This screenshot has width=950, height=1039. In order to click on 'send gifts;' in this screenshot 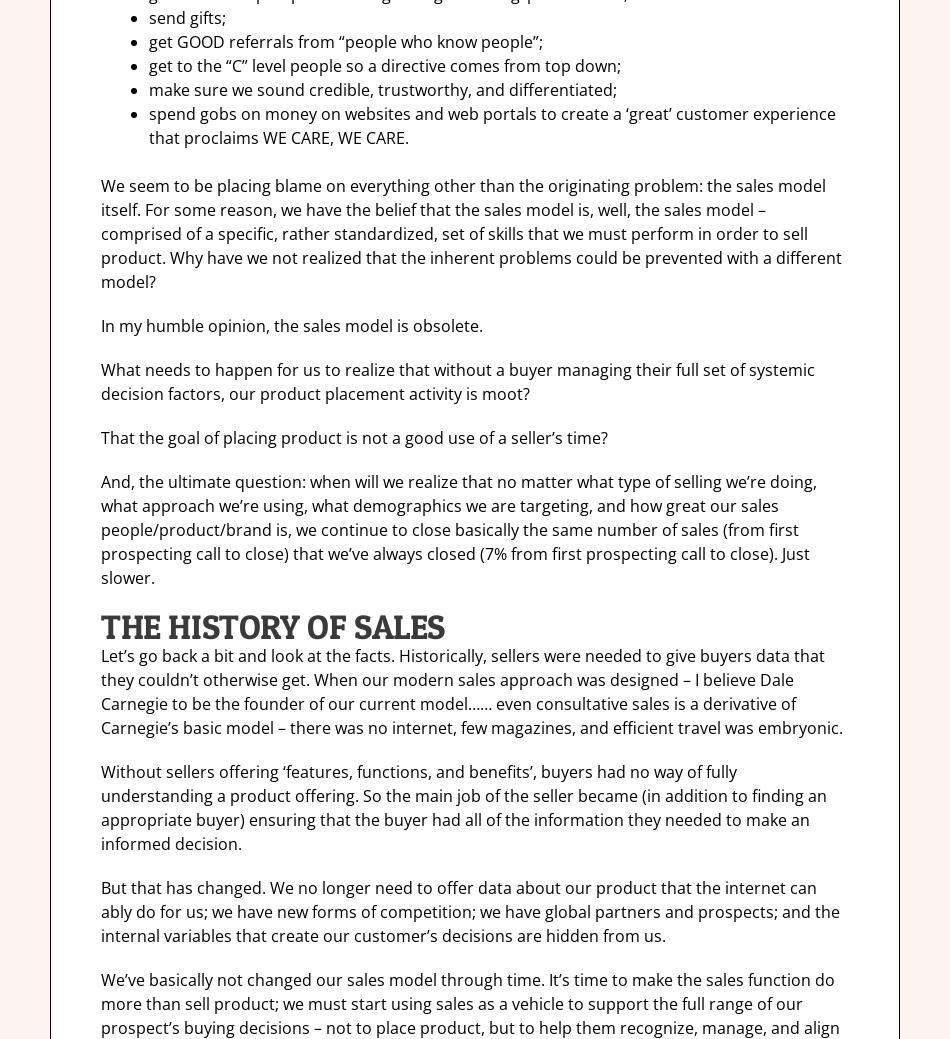, I will do `click(148, 16)`.